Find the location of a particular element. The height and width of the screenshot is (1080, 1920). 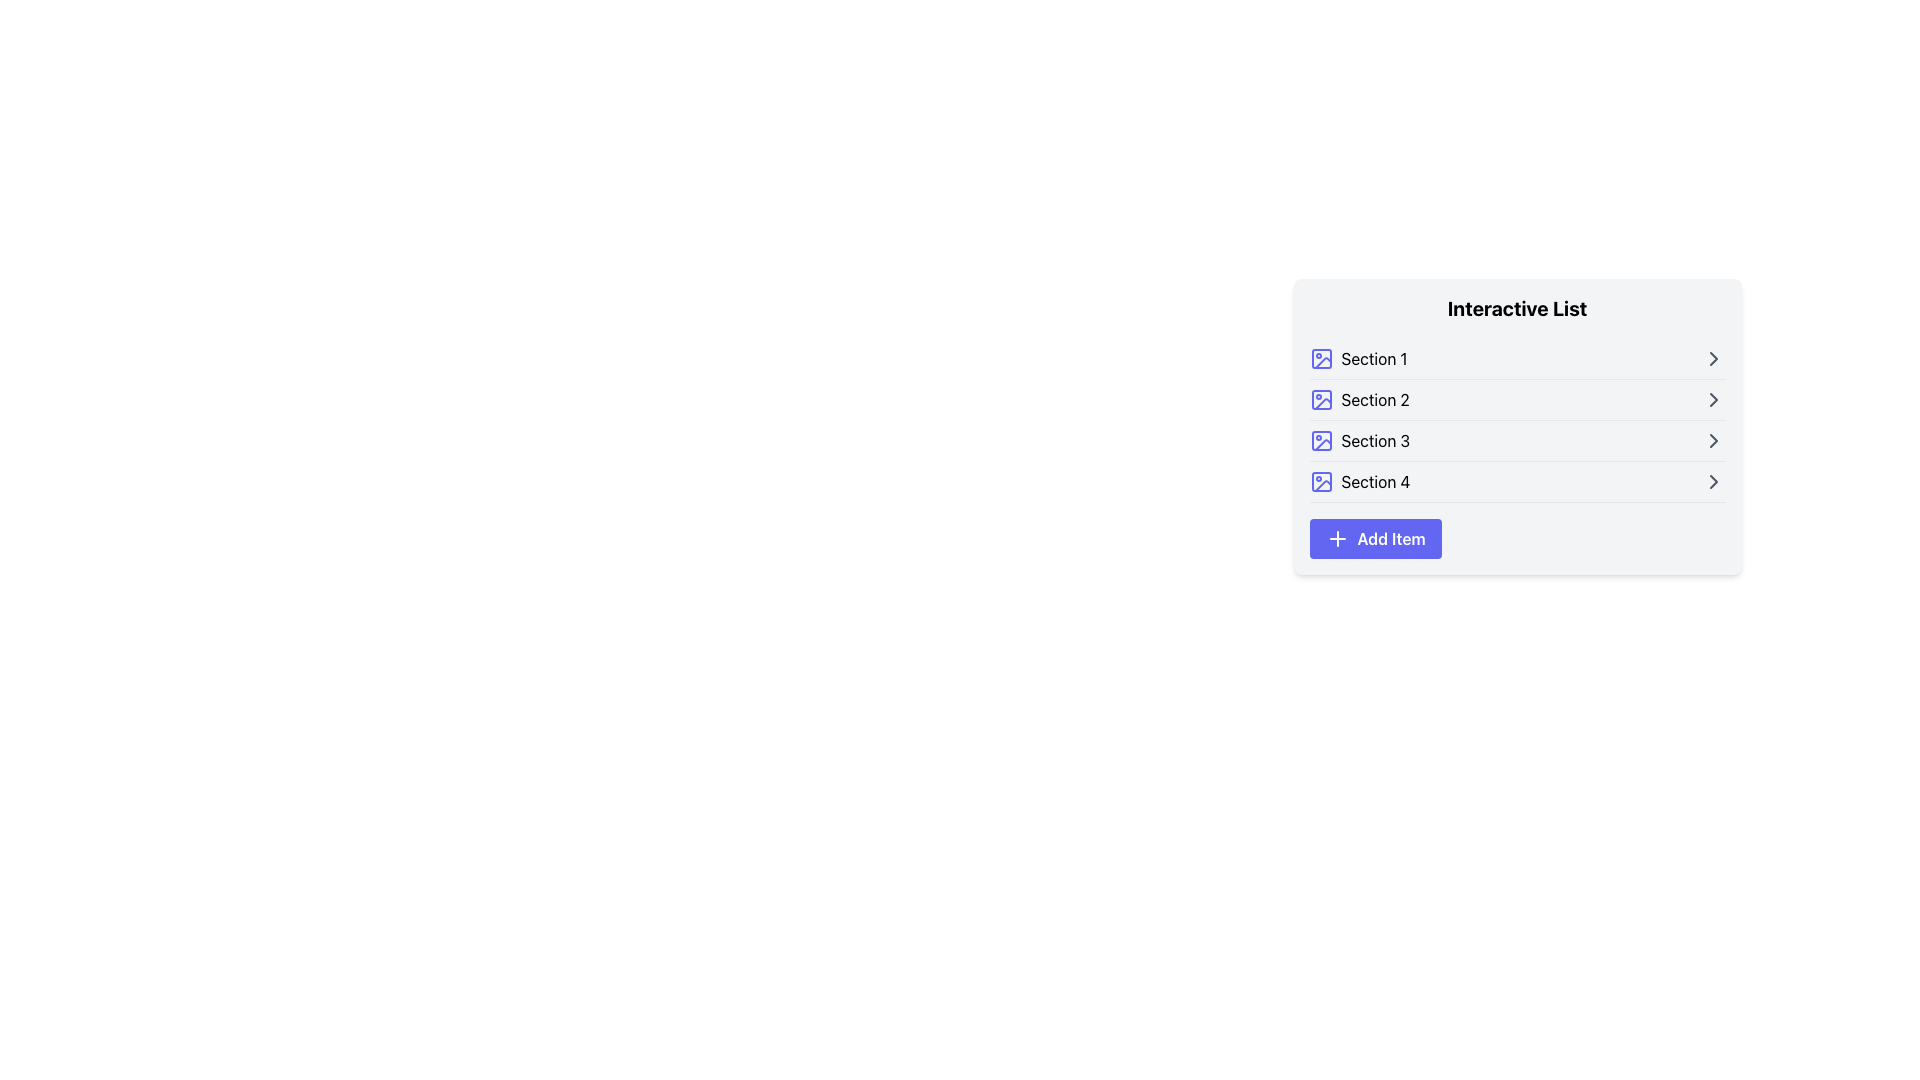

the central square of the image placeholder icon in the second list item of the 'Interactive List', positioned to the left of the text 'Section 2' is located at coordinates (1321, 400).